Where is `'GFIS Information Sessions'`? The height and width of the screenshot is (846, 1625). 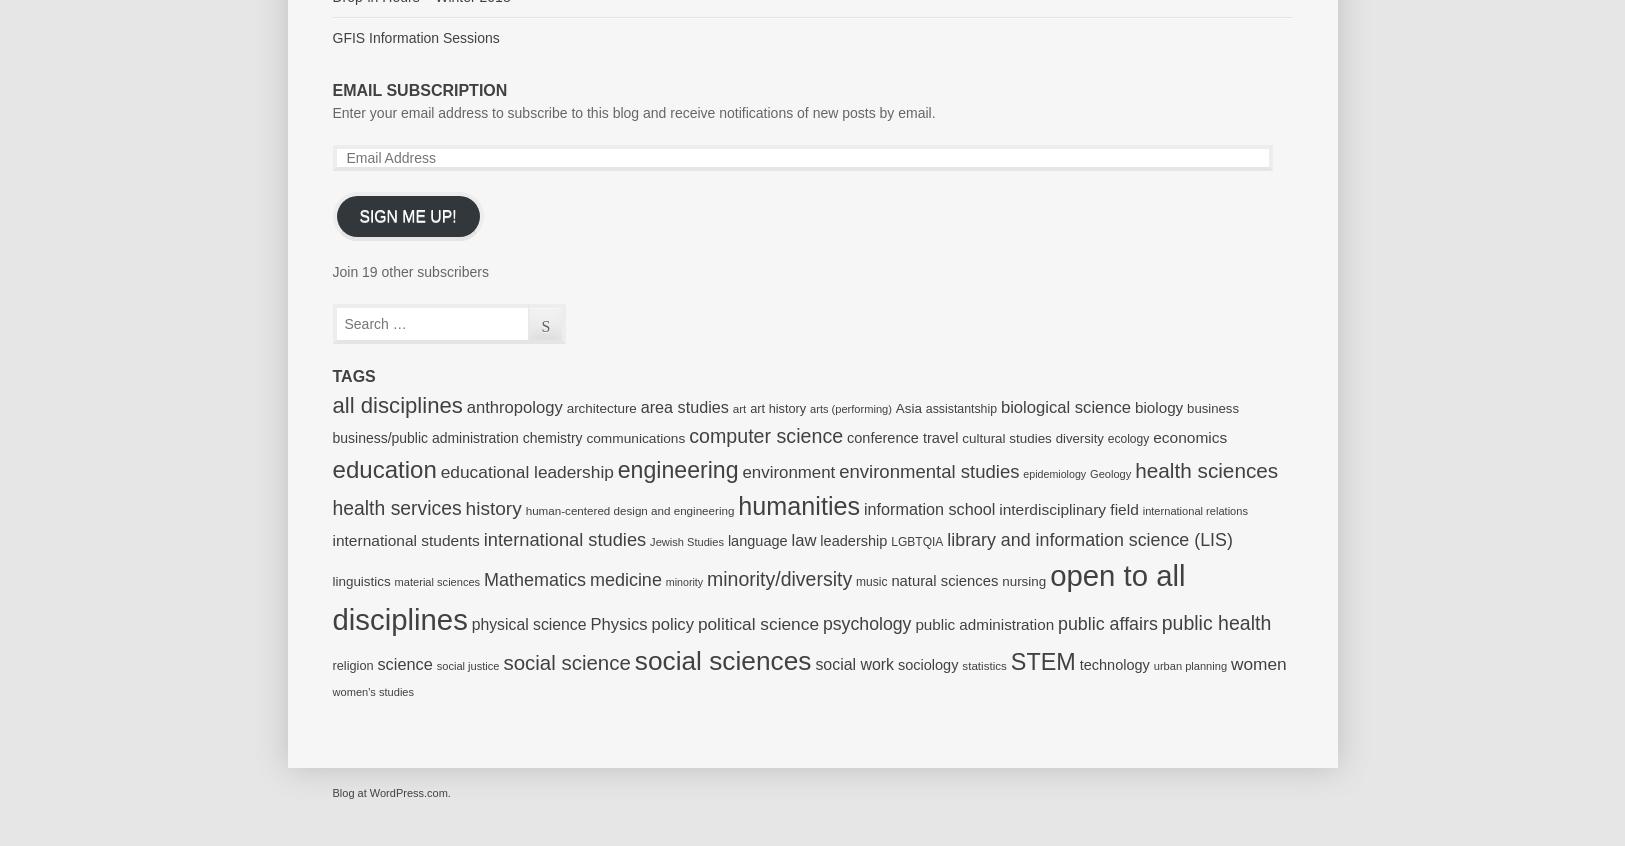 'GFIS Information Sessions' is located at coordinates (414, 36).